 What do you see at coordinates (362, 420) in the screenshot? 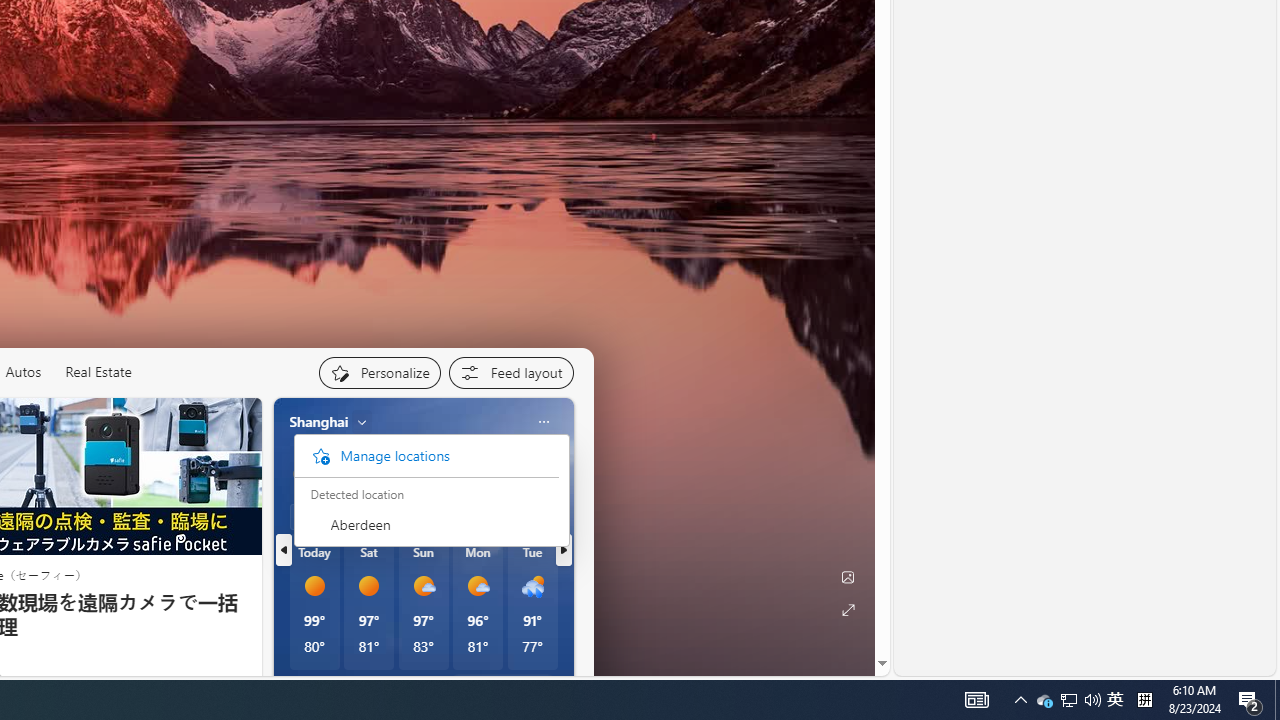
I see `'My location'` at bounding box center [362, 420].